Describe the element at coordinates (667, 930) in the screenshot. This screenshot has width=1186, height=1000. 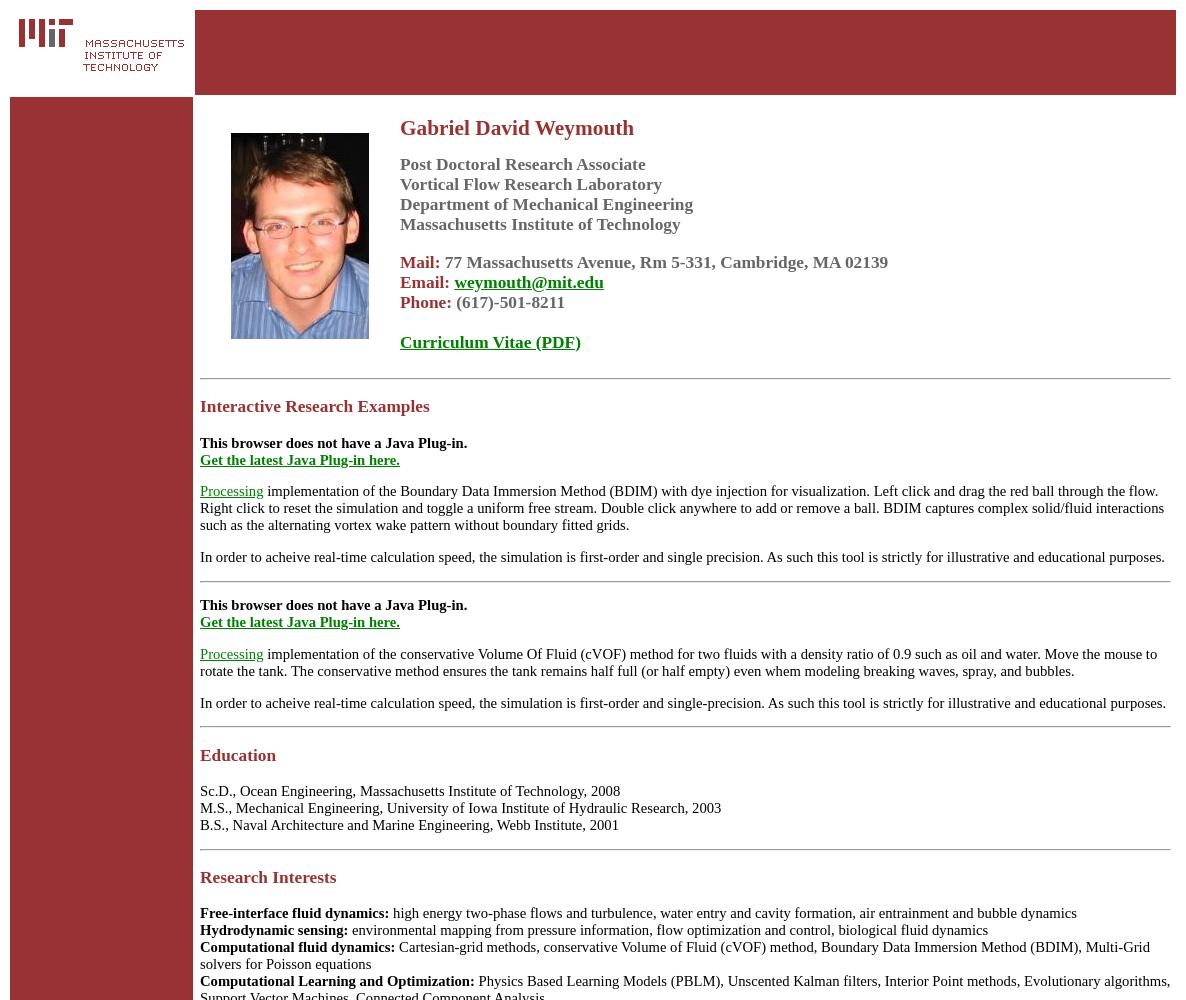
I see `'environmental mapping from pressure information, flow optimization and control, biological fluid dynamics'` at that location.